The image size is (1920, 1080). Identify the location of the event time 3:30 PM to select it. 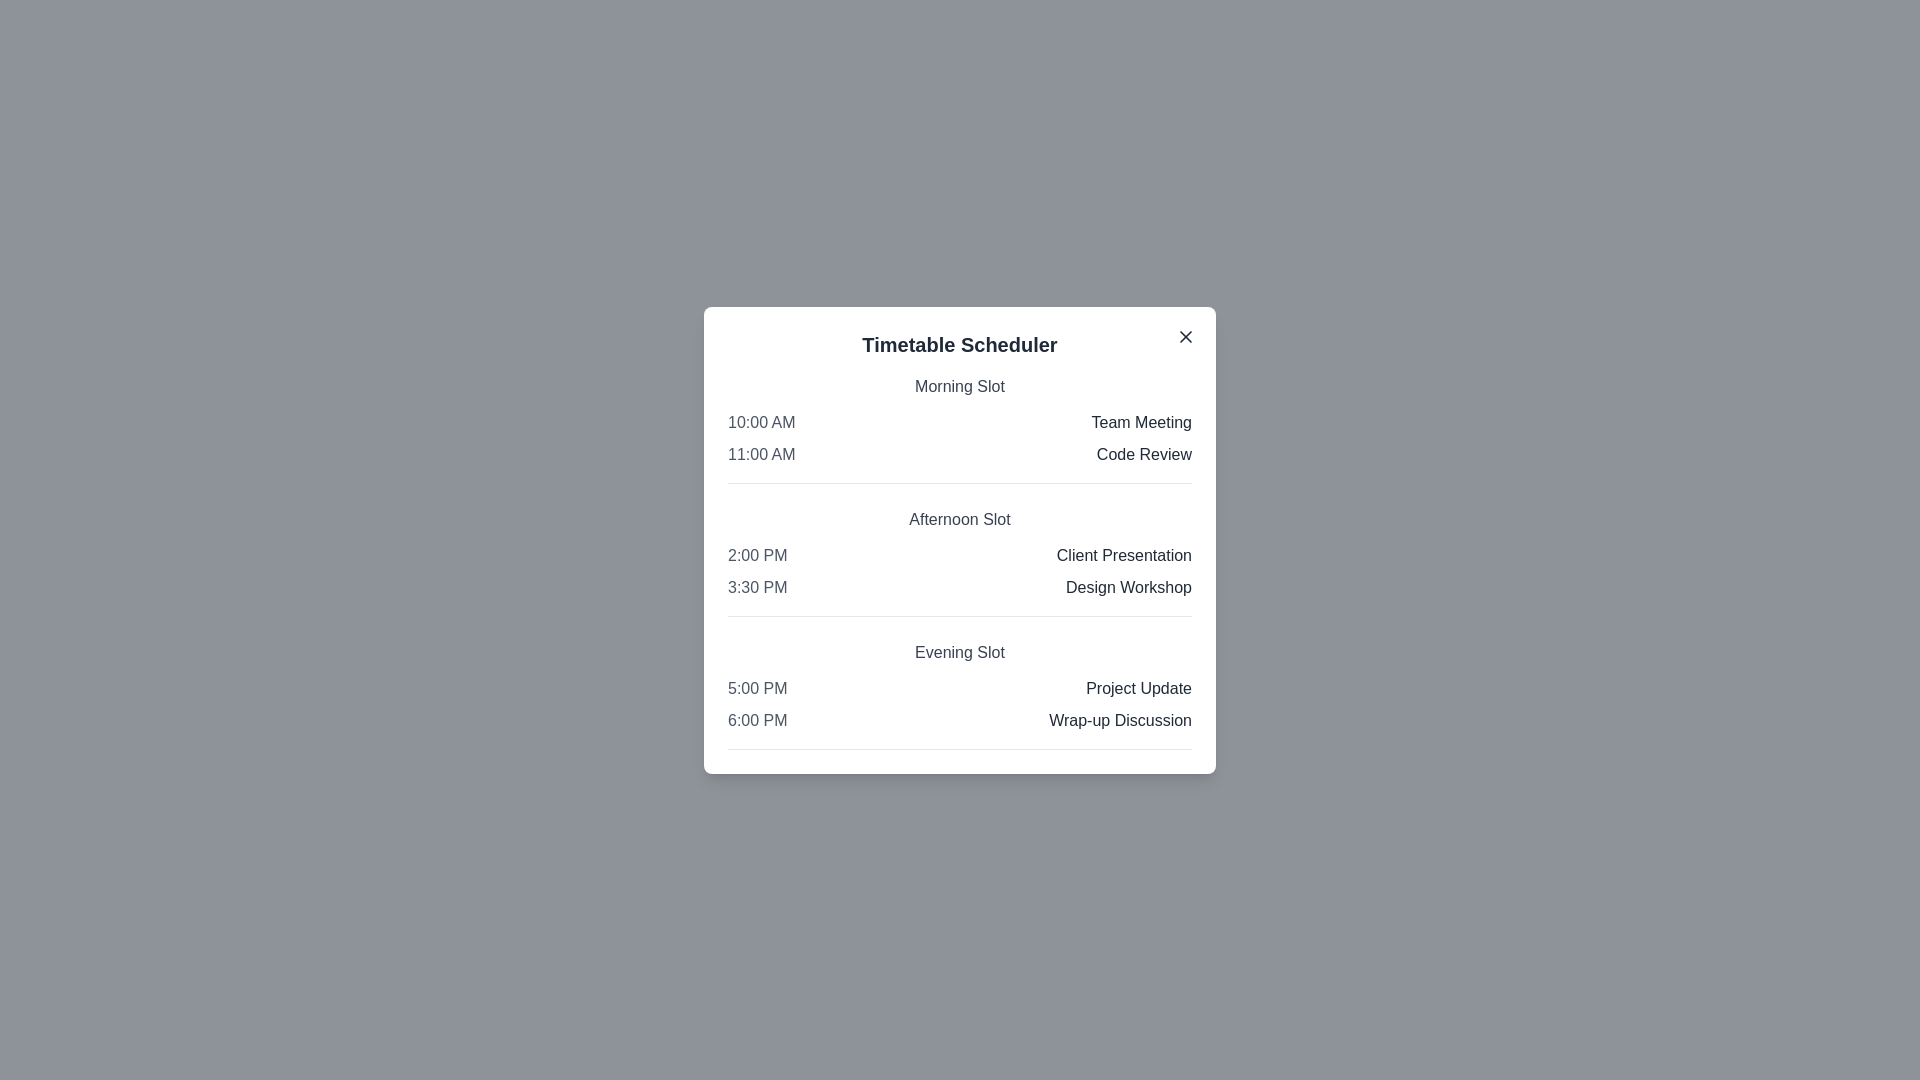
(756, 586).